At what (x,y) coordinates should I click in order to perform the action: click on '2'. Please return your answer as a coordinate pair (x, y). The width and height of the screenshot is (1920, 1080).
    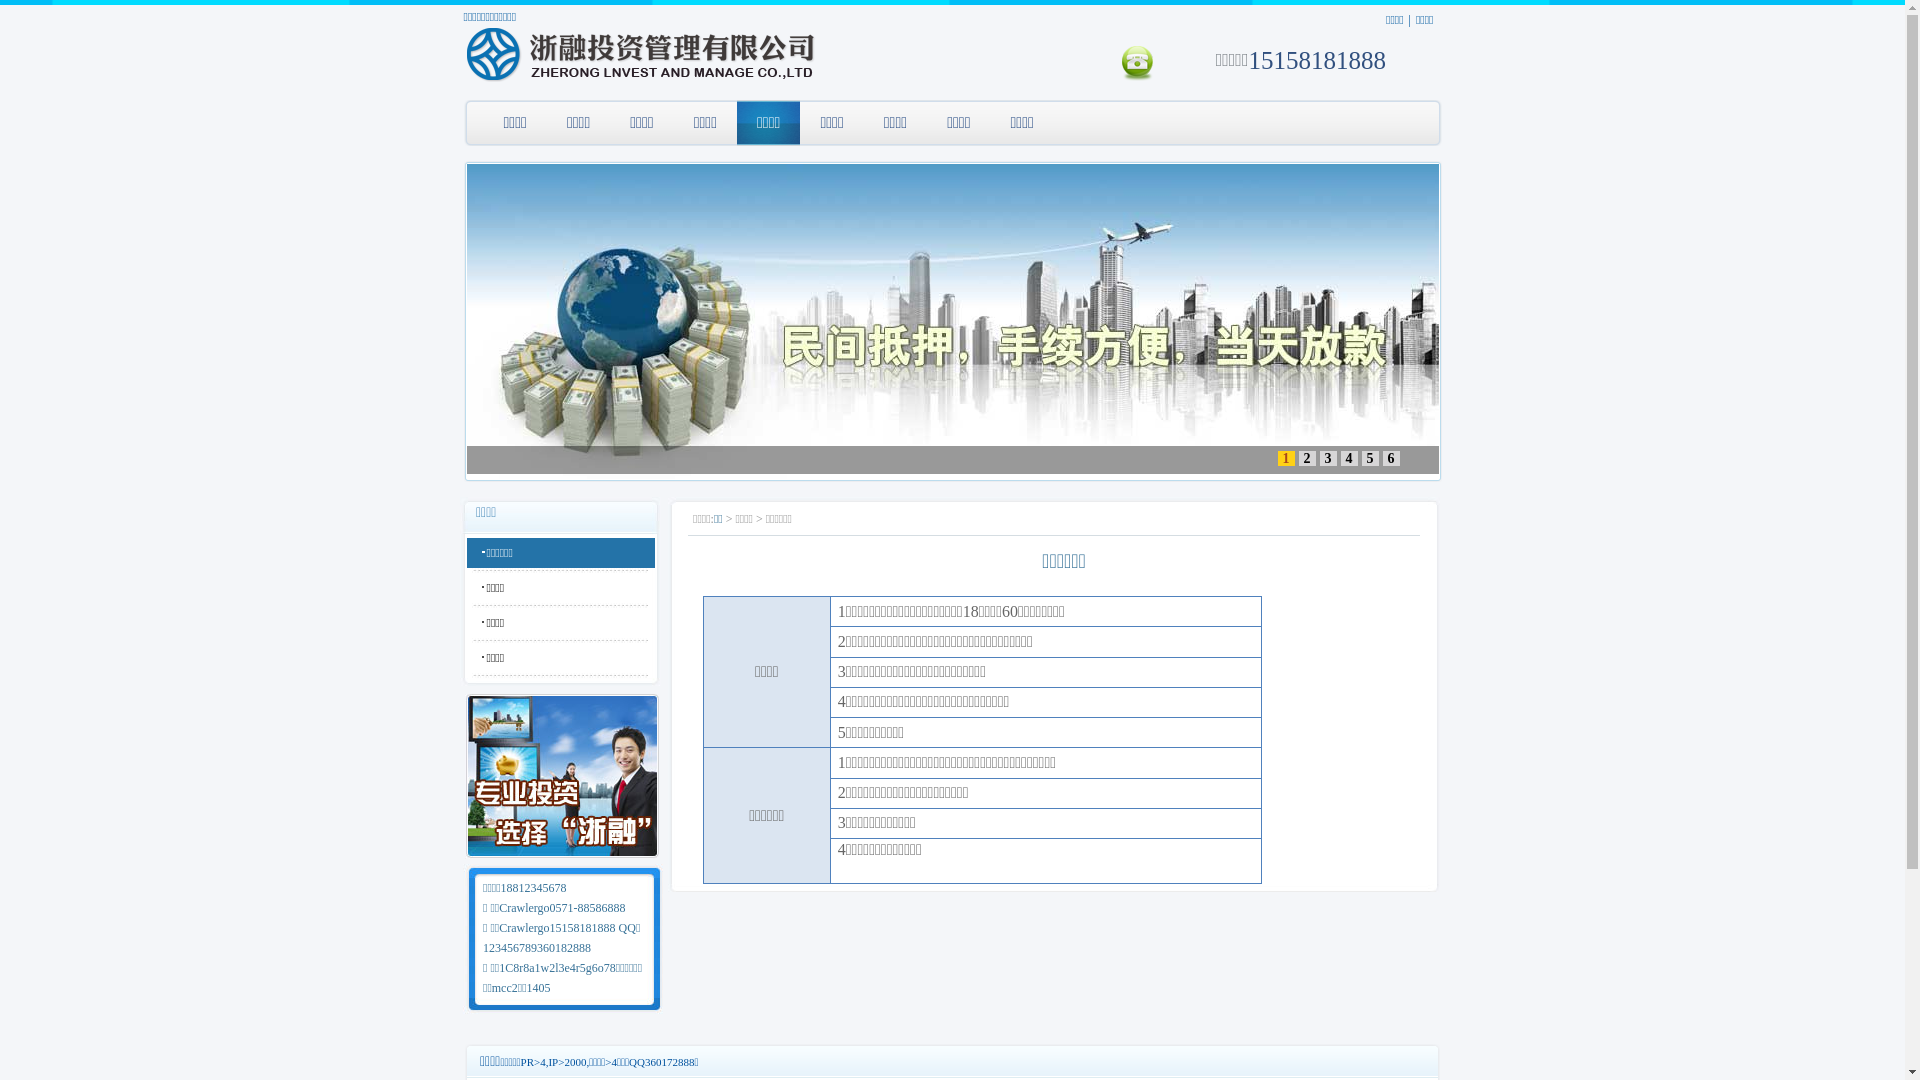
    Looking at the image, I should click on (1297, 458).